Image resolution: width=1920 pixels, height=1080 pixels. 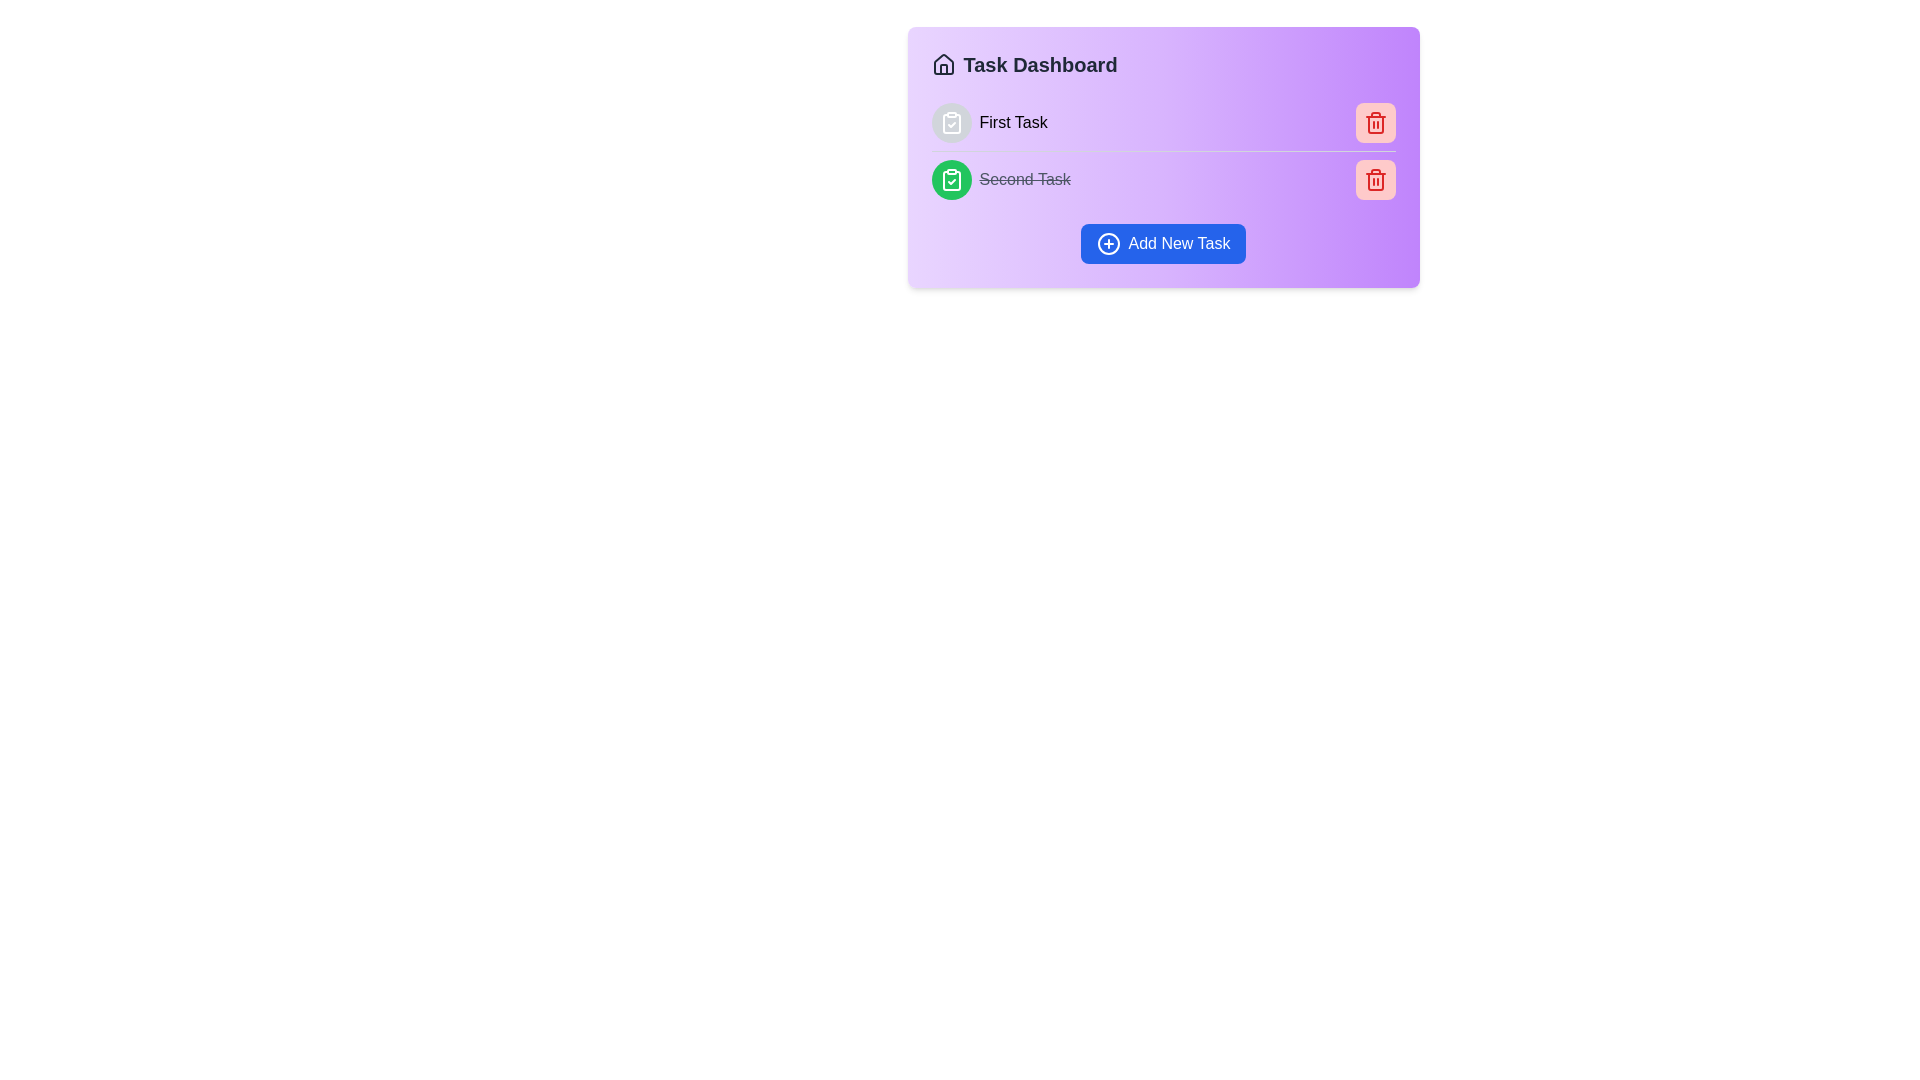 I want to click on the text element styled with a strikethrough effect and gray color reading 'Second Task' located below the 'First Task' entry in the Task Dashboard, so click(x=1025, y=180).